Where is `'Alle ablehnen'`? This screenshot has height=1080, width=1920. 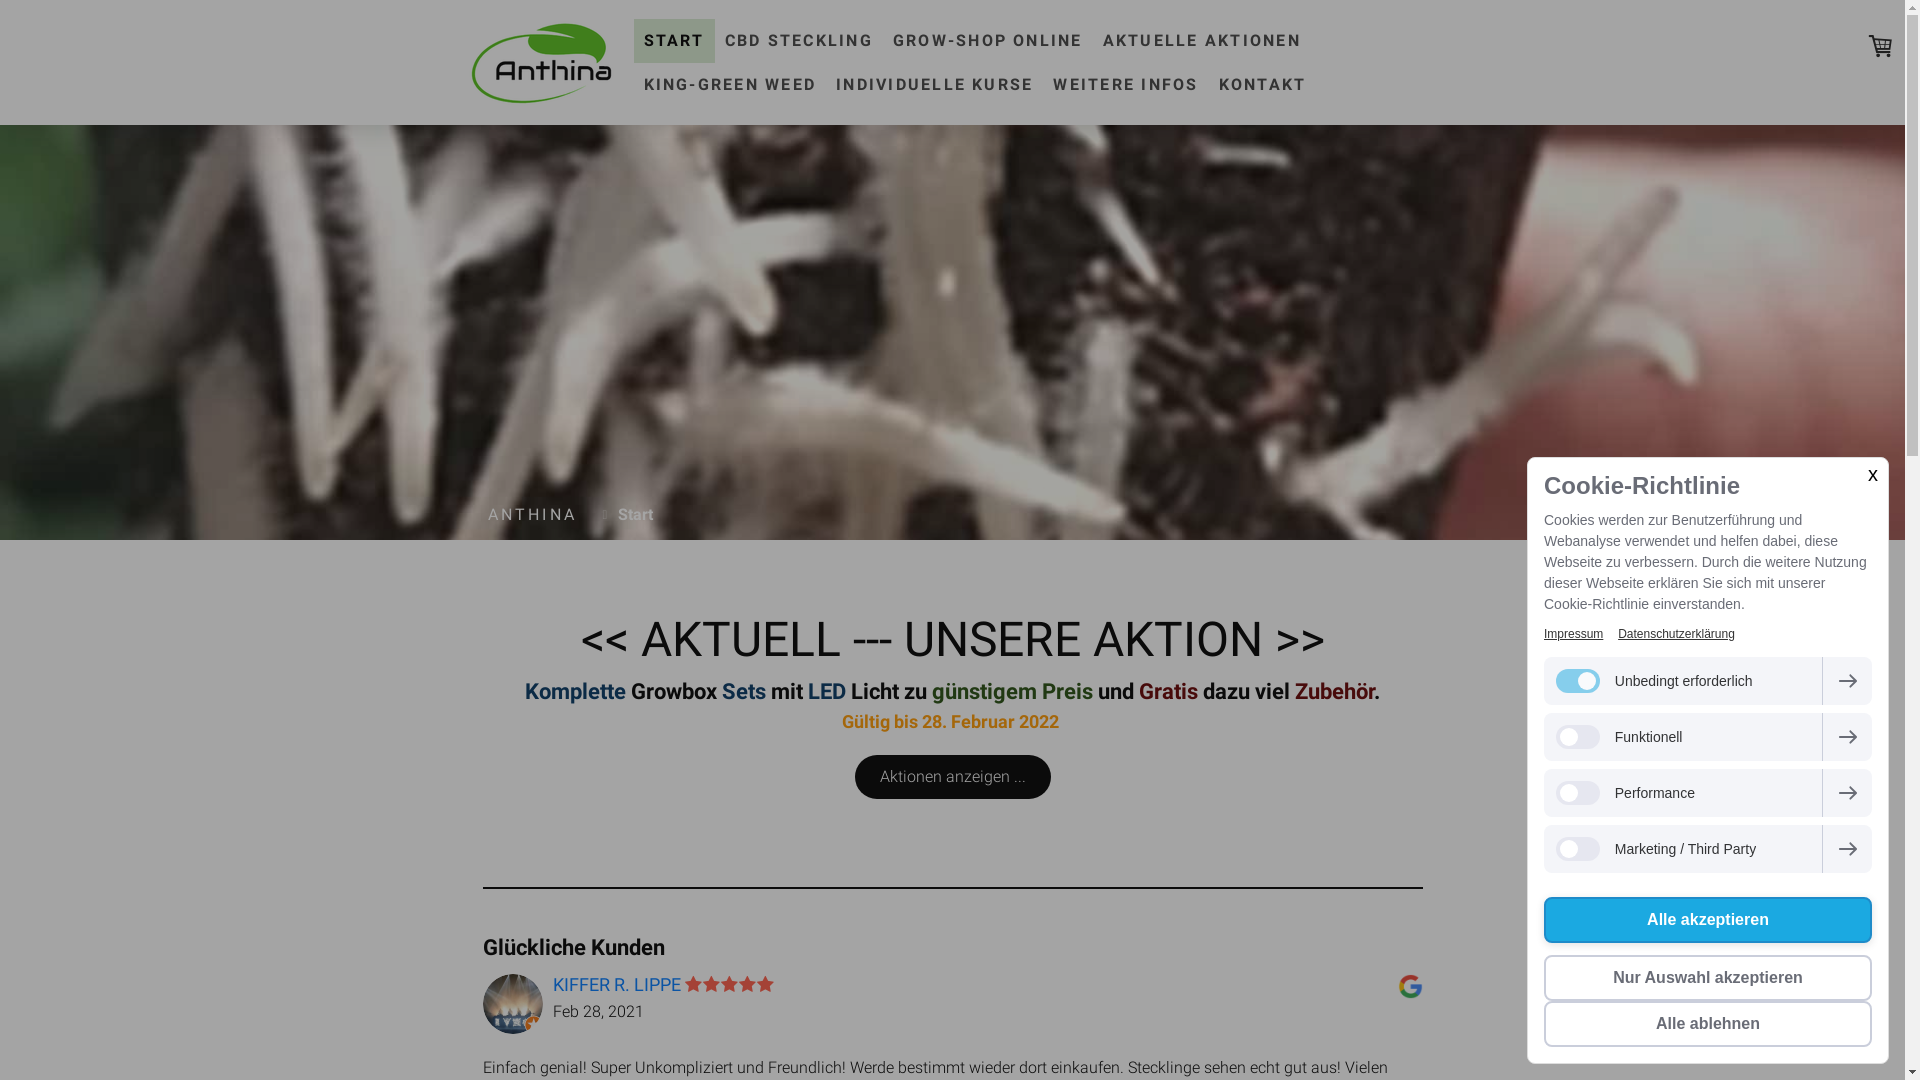
'Alle ablehnen' is located at coordinates (1707, 1023).